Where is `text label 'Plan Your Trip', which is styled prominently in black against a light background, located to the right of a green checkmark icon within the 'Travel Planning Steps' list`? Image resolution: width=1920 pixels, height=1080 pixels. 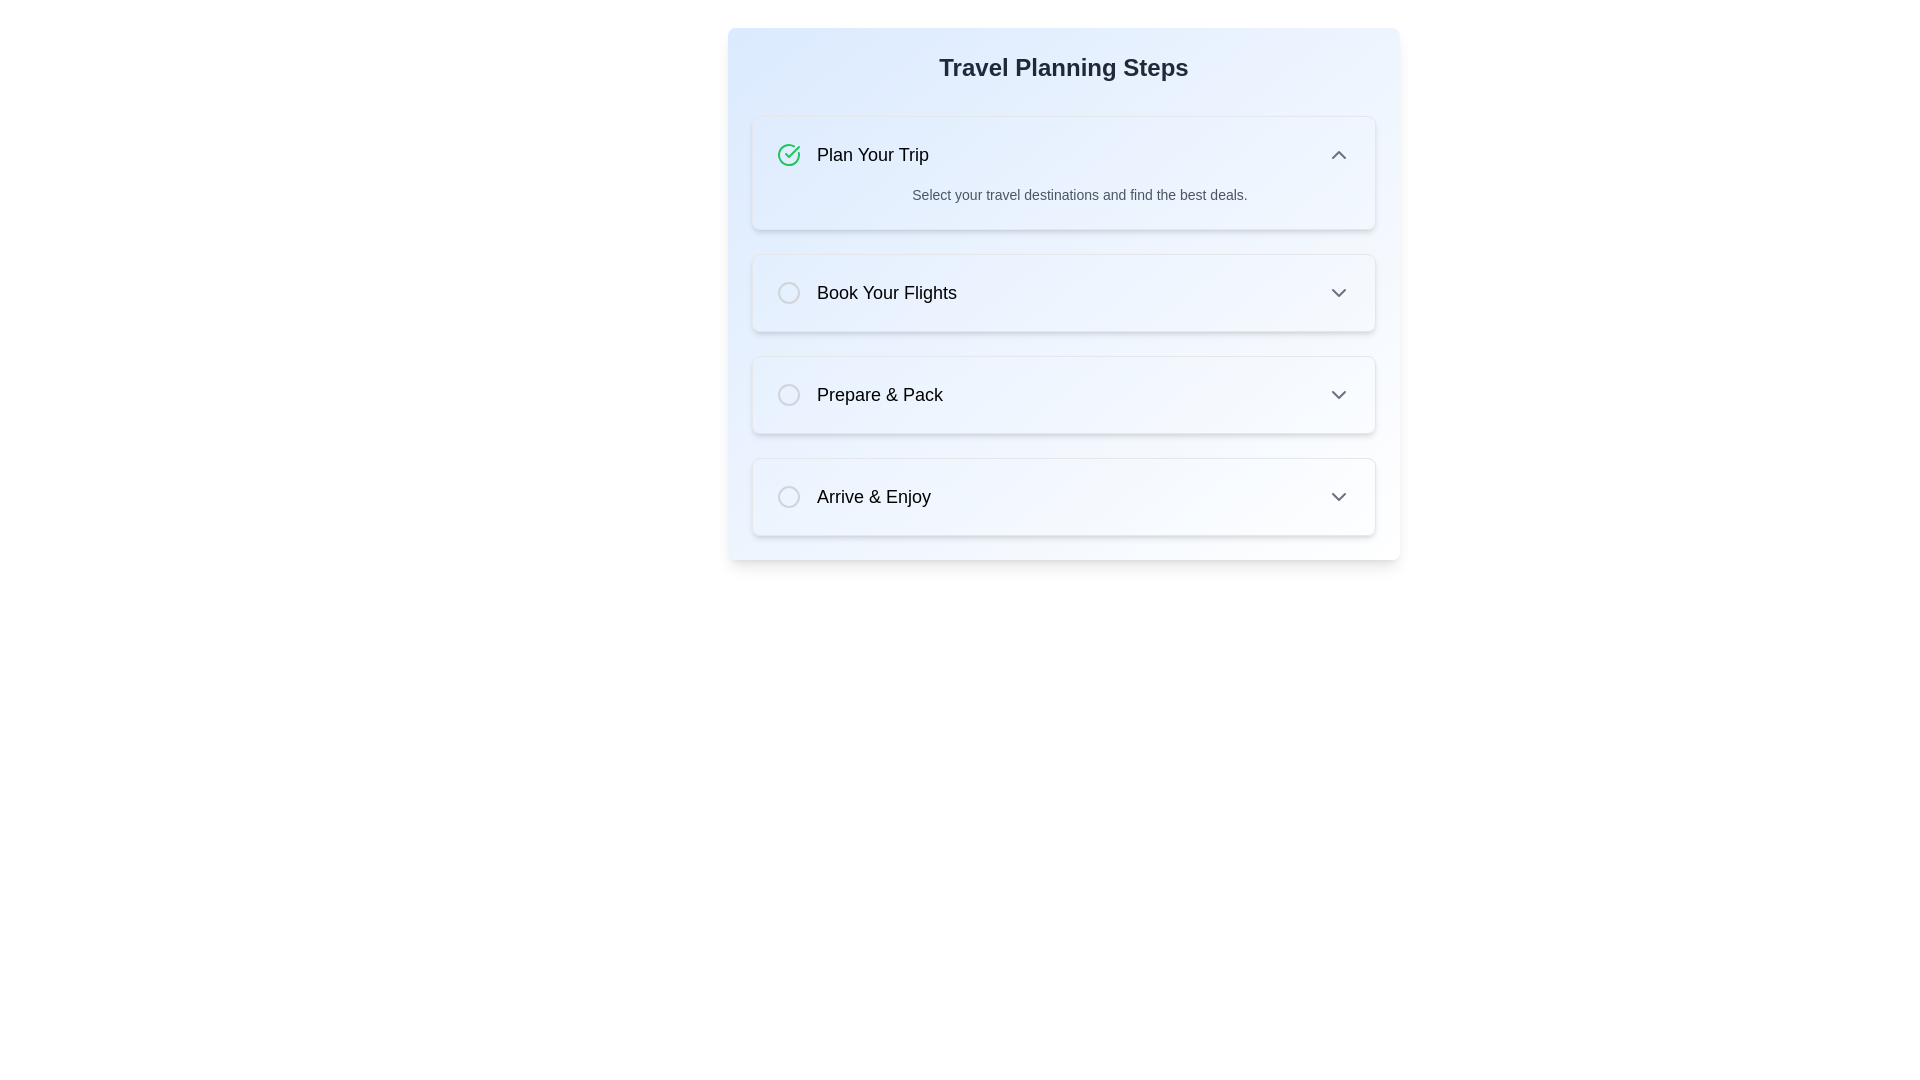 text label 'Plan Your Trip', which is styled prominently in black against a light background, located to the right of a green checkmark icon within the 'Travel Planning Steps' list is located at coordinates (873, 153).